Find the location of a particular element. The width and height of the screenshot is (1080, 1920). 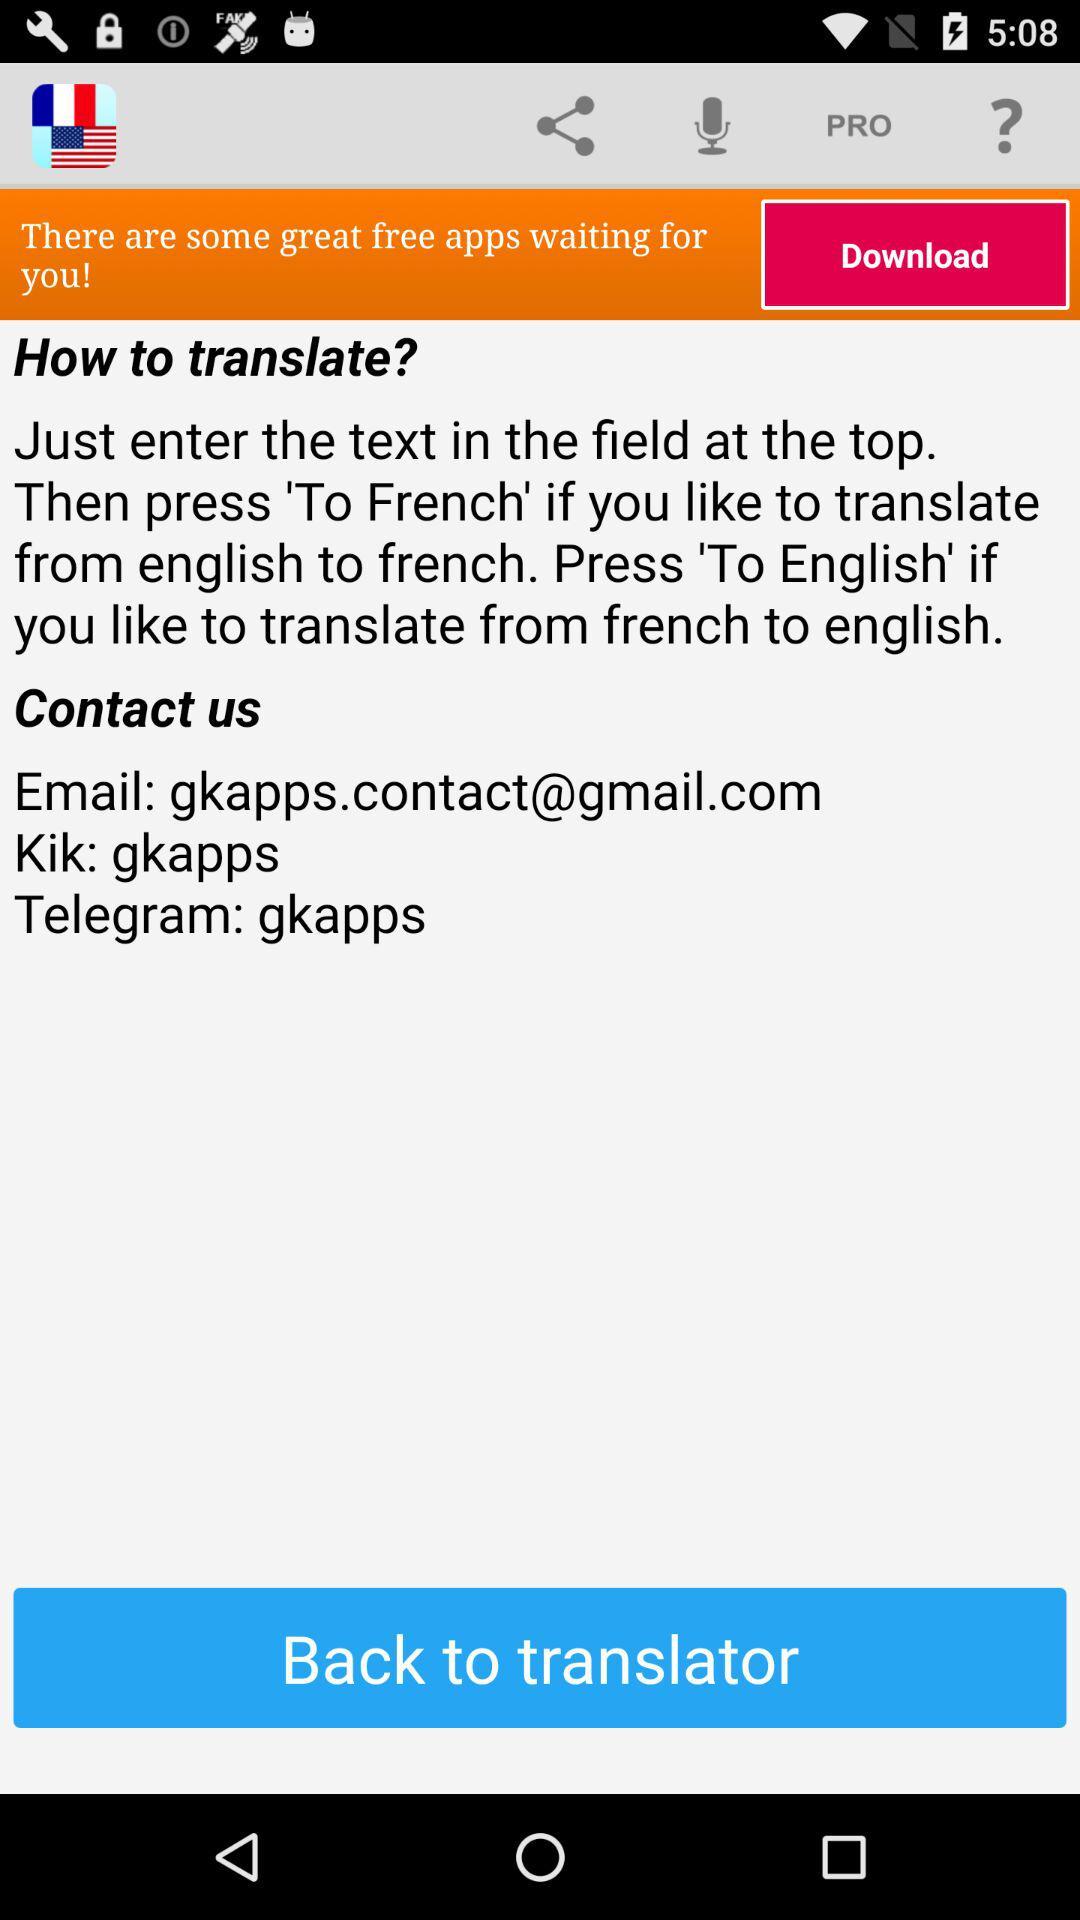

the item above the download item is located at coordinates (1006, 124).